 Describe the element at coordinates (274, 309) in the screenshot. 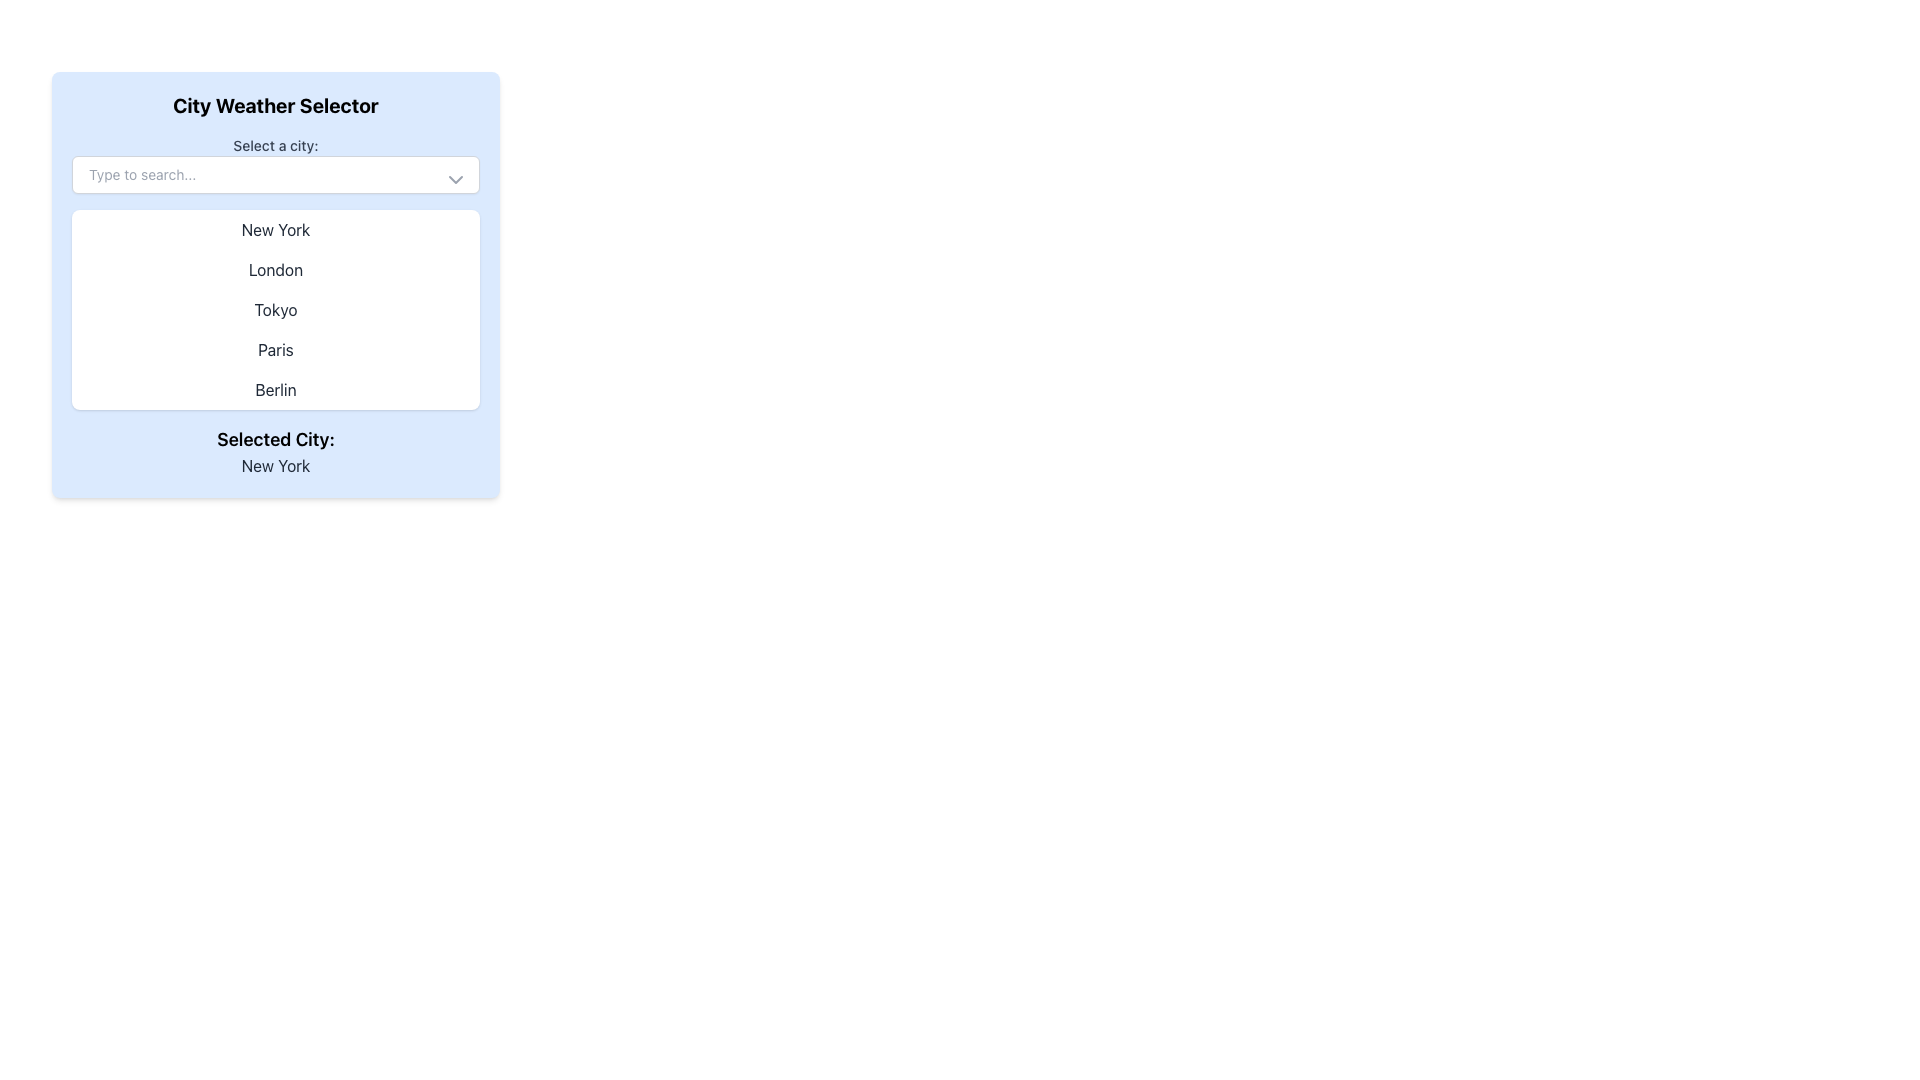

I see `the selectable option 'Tokyo' in the city selector menu` at that location.